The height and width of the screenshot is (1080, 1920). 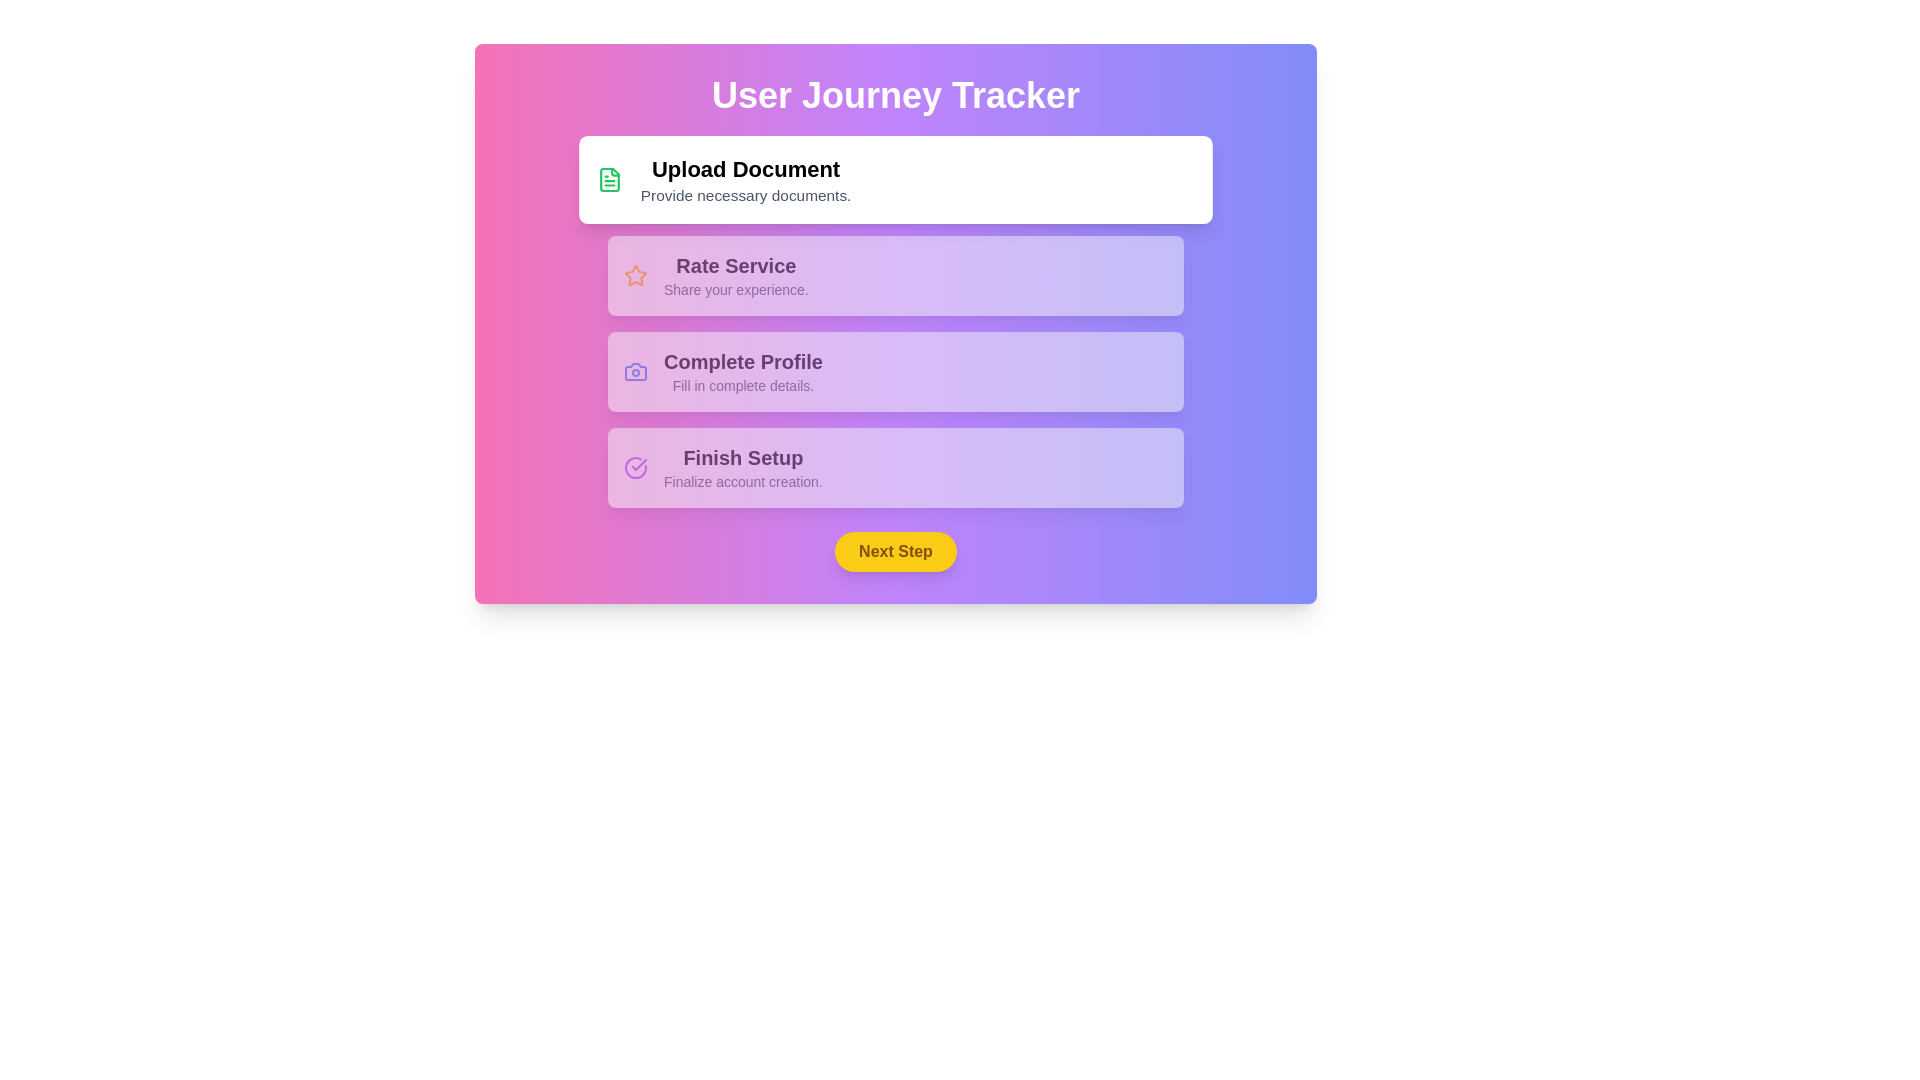 I want to click on the star icon representing the rating feature, which is located on the left side of the 'Rate Service' text, so click(x=634, y=276).